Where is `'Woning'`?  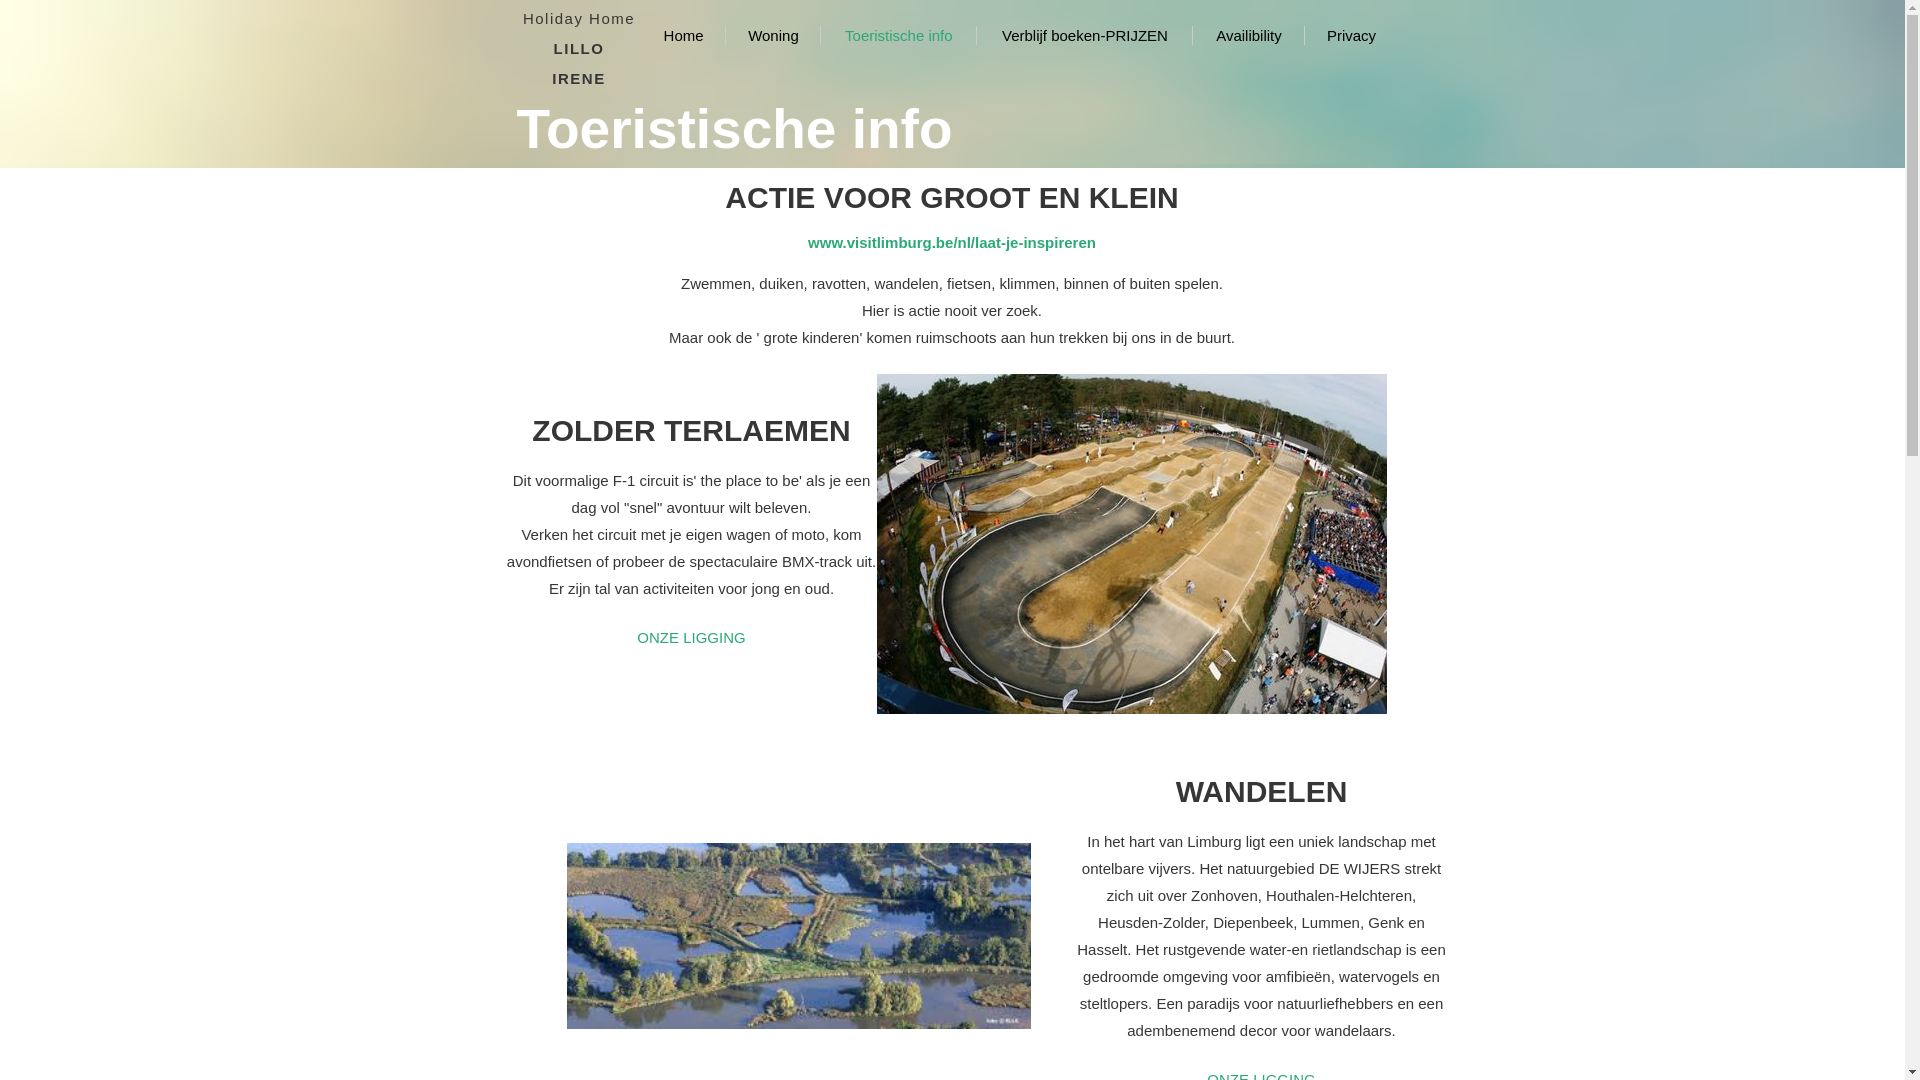 'Woning' is located at coordinates (772, 35).